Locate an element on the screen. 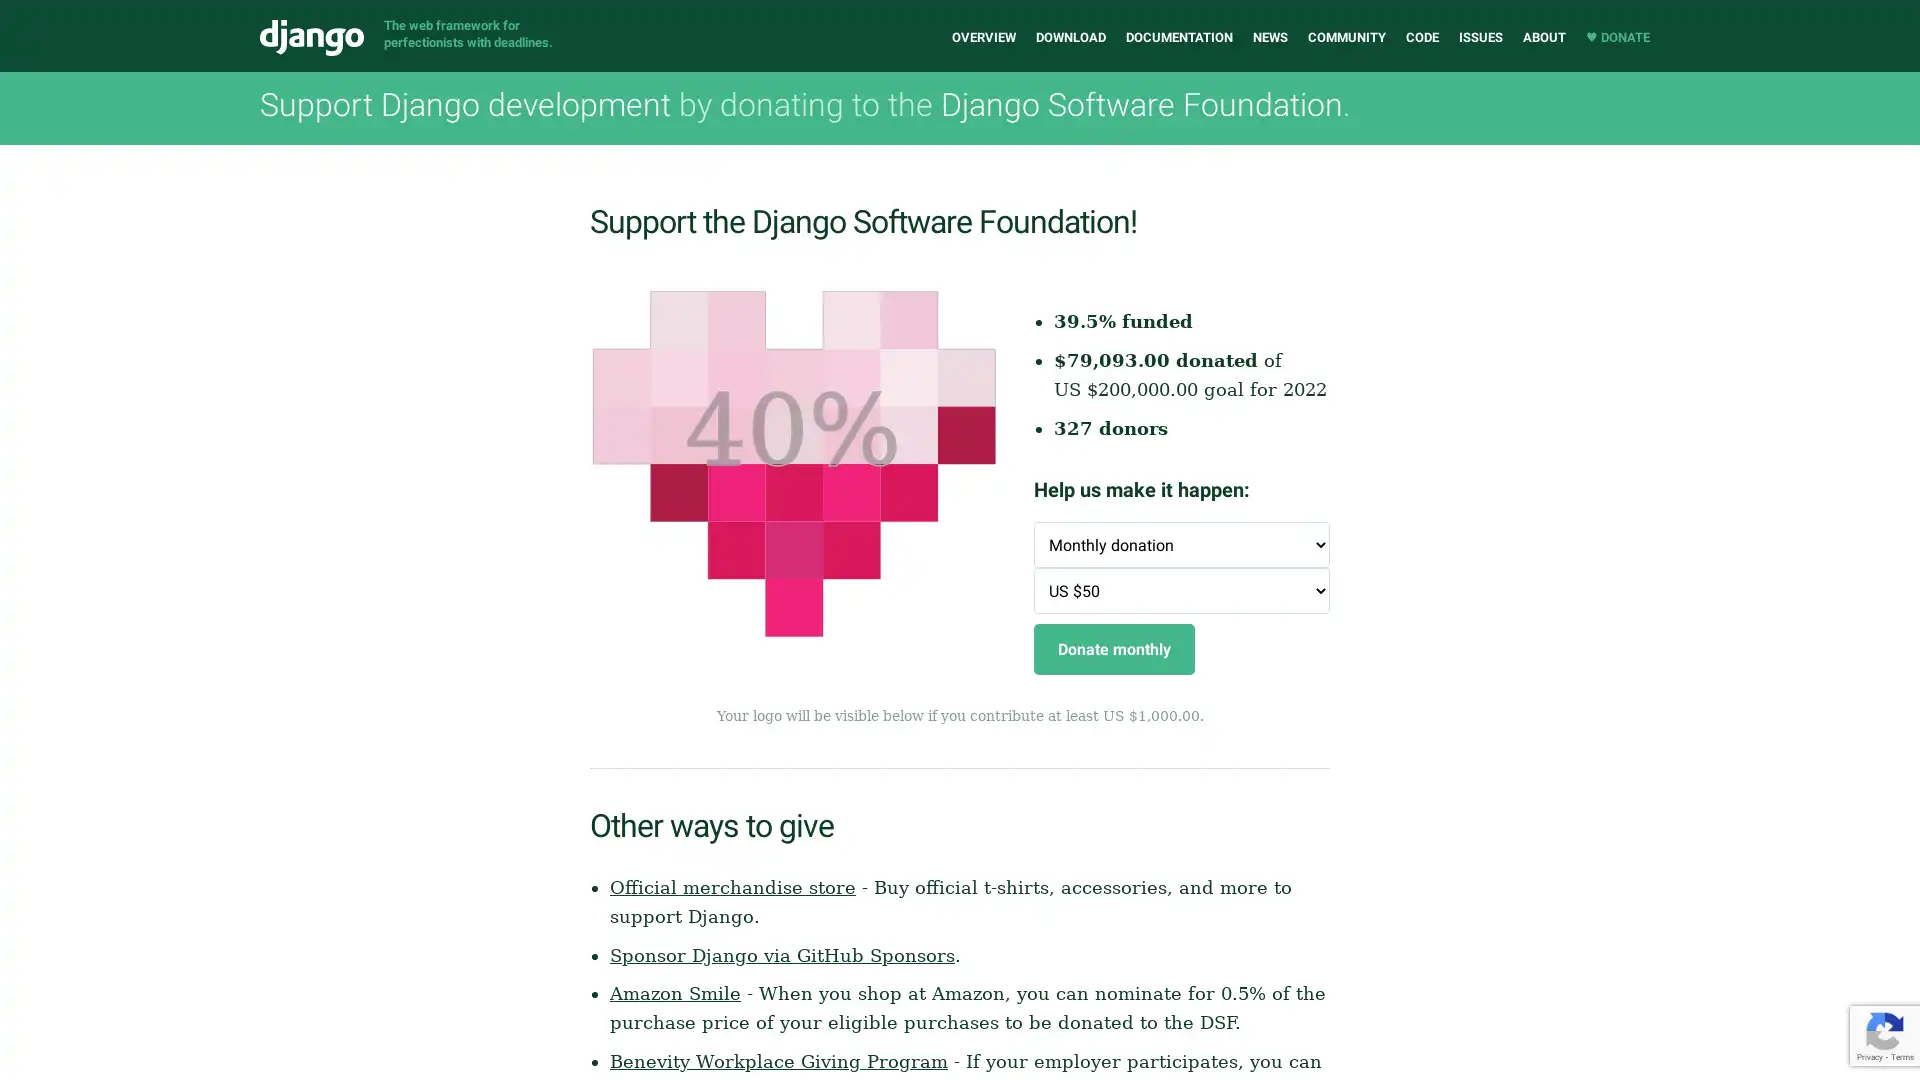 The image size is (1920, 1080). Donate monthly is located at coordinates (1113, 649).